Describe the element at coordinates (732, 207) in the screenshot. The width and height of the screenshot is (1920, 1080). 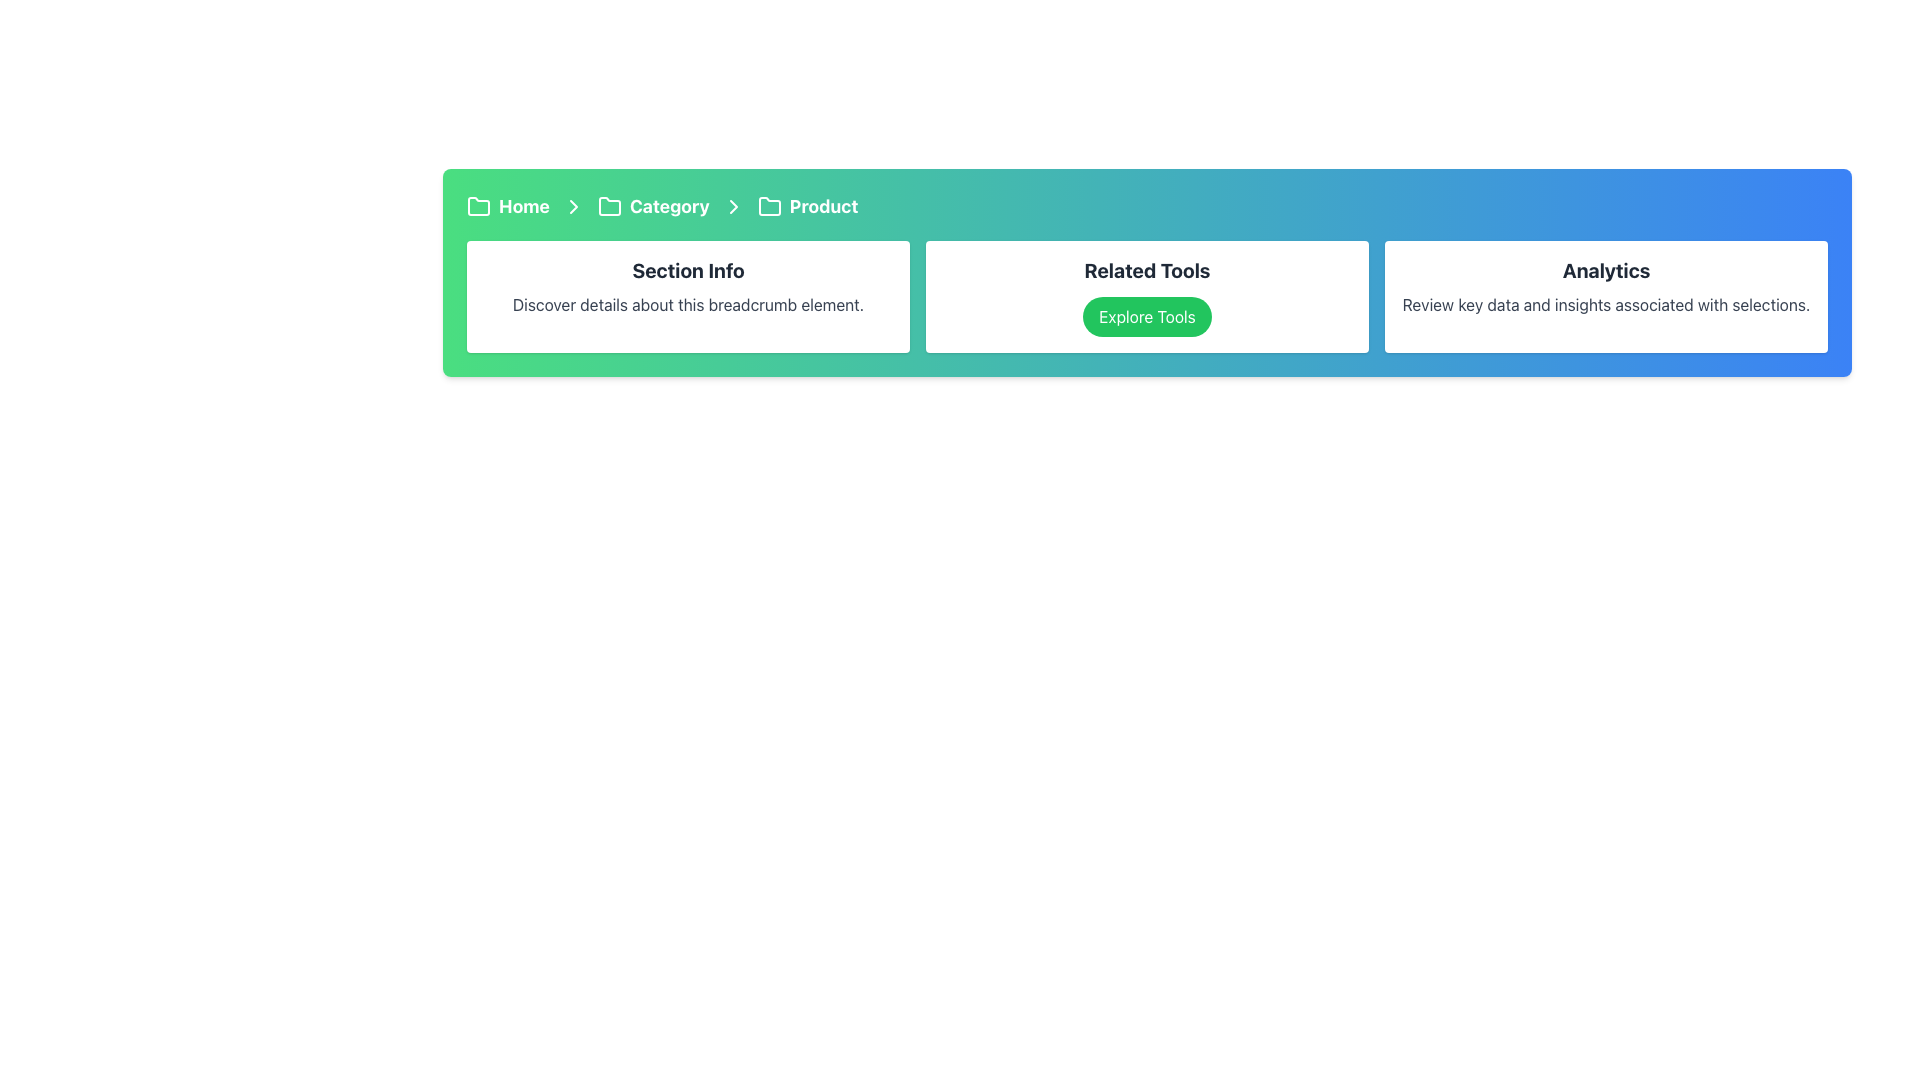
I see `the breadcrumb navigation icon that indicates progression from 'Category' to 'Product'` at that location.